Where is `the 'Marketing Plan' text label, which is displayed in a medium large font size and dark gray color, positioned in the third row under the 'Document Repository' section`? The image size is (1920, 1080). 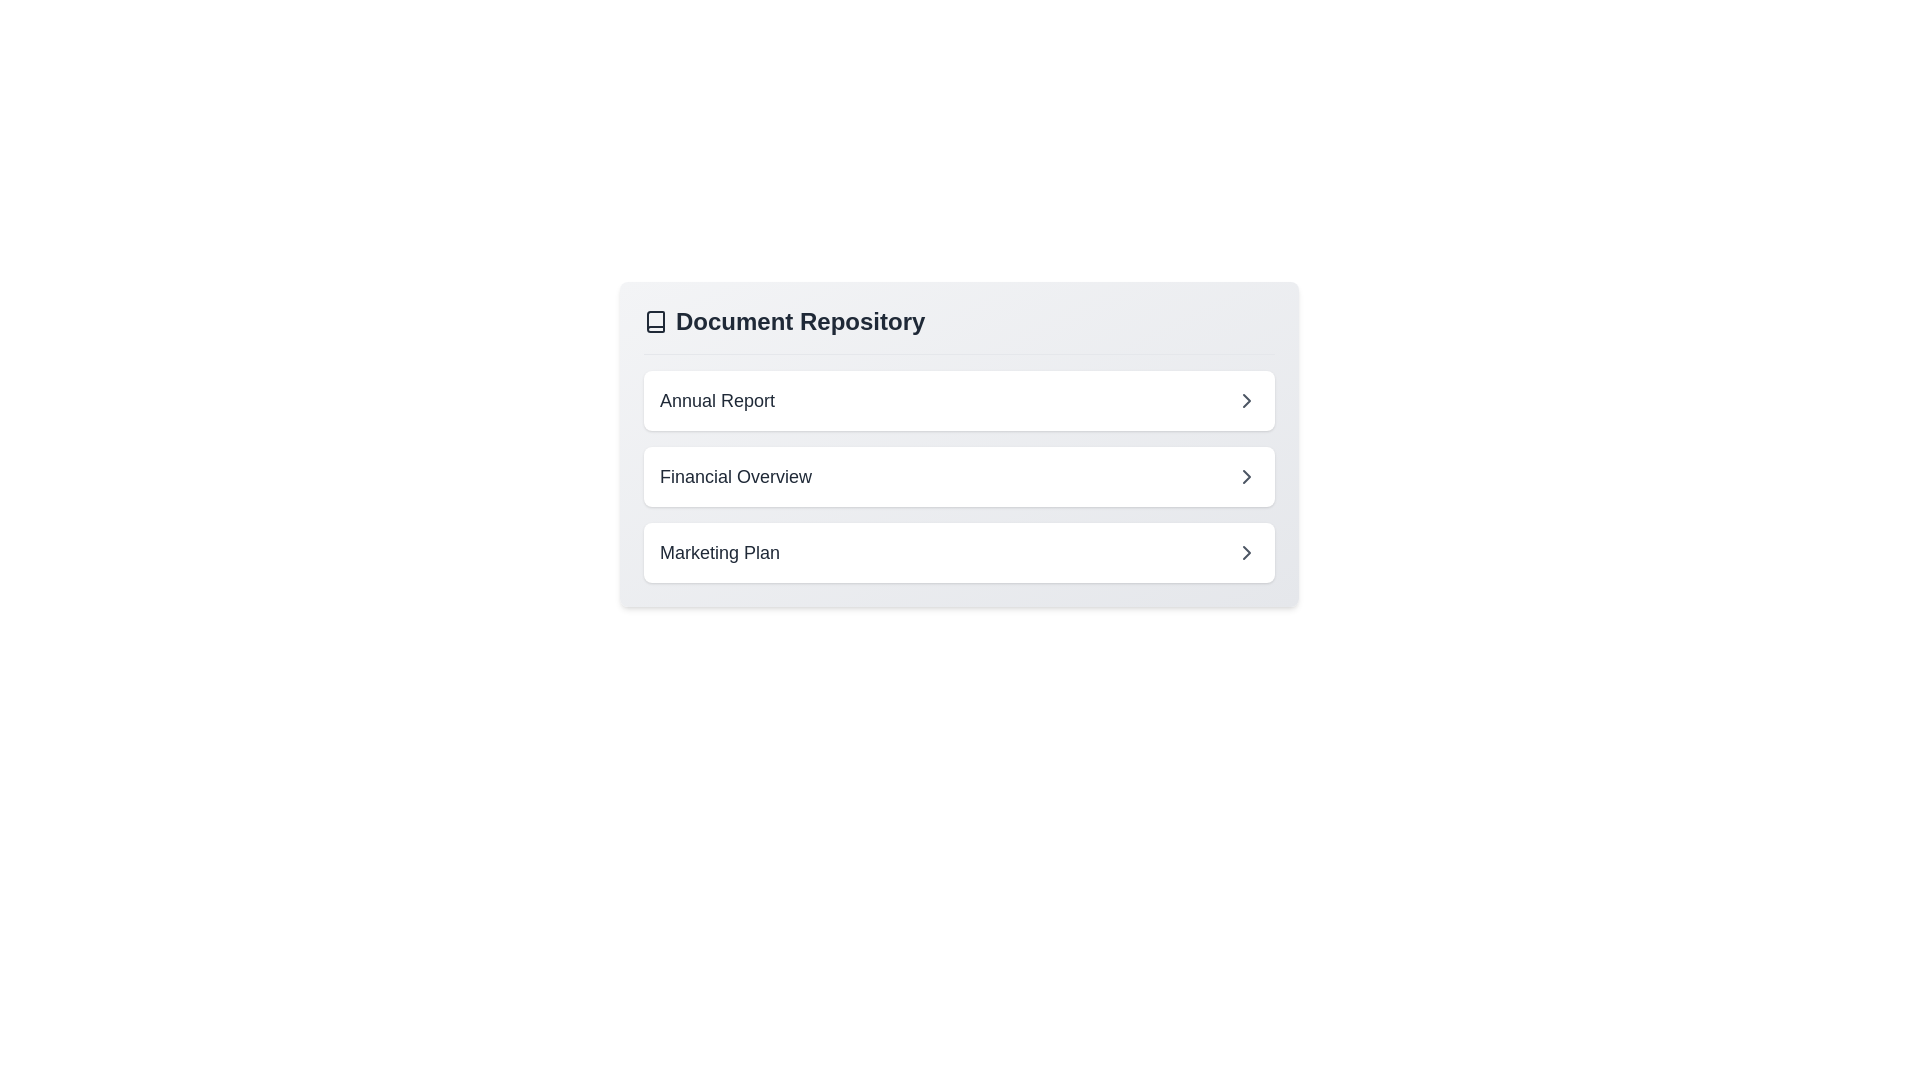
the 'Marketing Plan' text label, which is displayed in a medium large font size and dark gray color, positioned in the third row under the 'Document Repository' section is located at coordinates (720, 552).